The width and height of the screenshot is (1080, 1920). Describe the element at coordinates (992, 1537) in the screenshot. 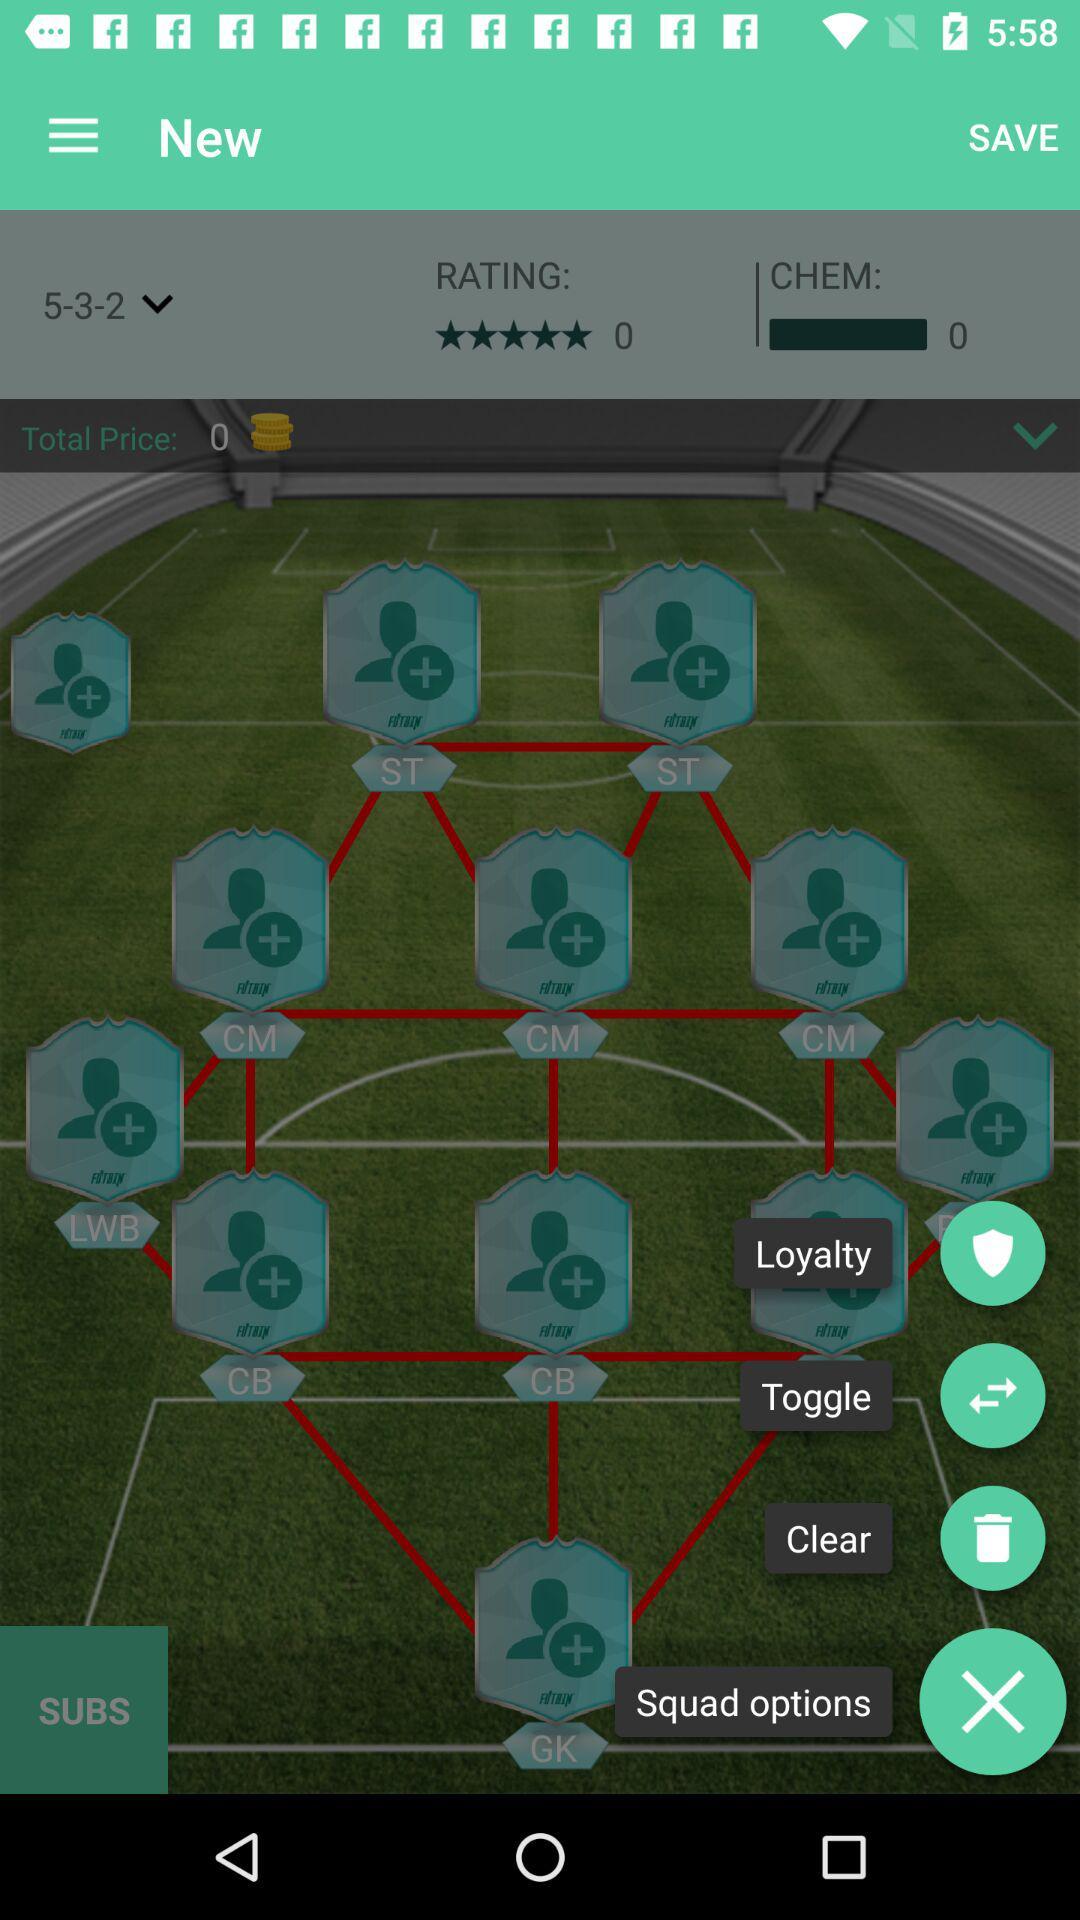

I see `the delete icon` at that location.